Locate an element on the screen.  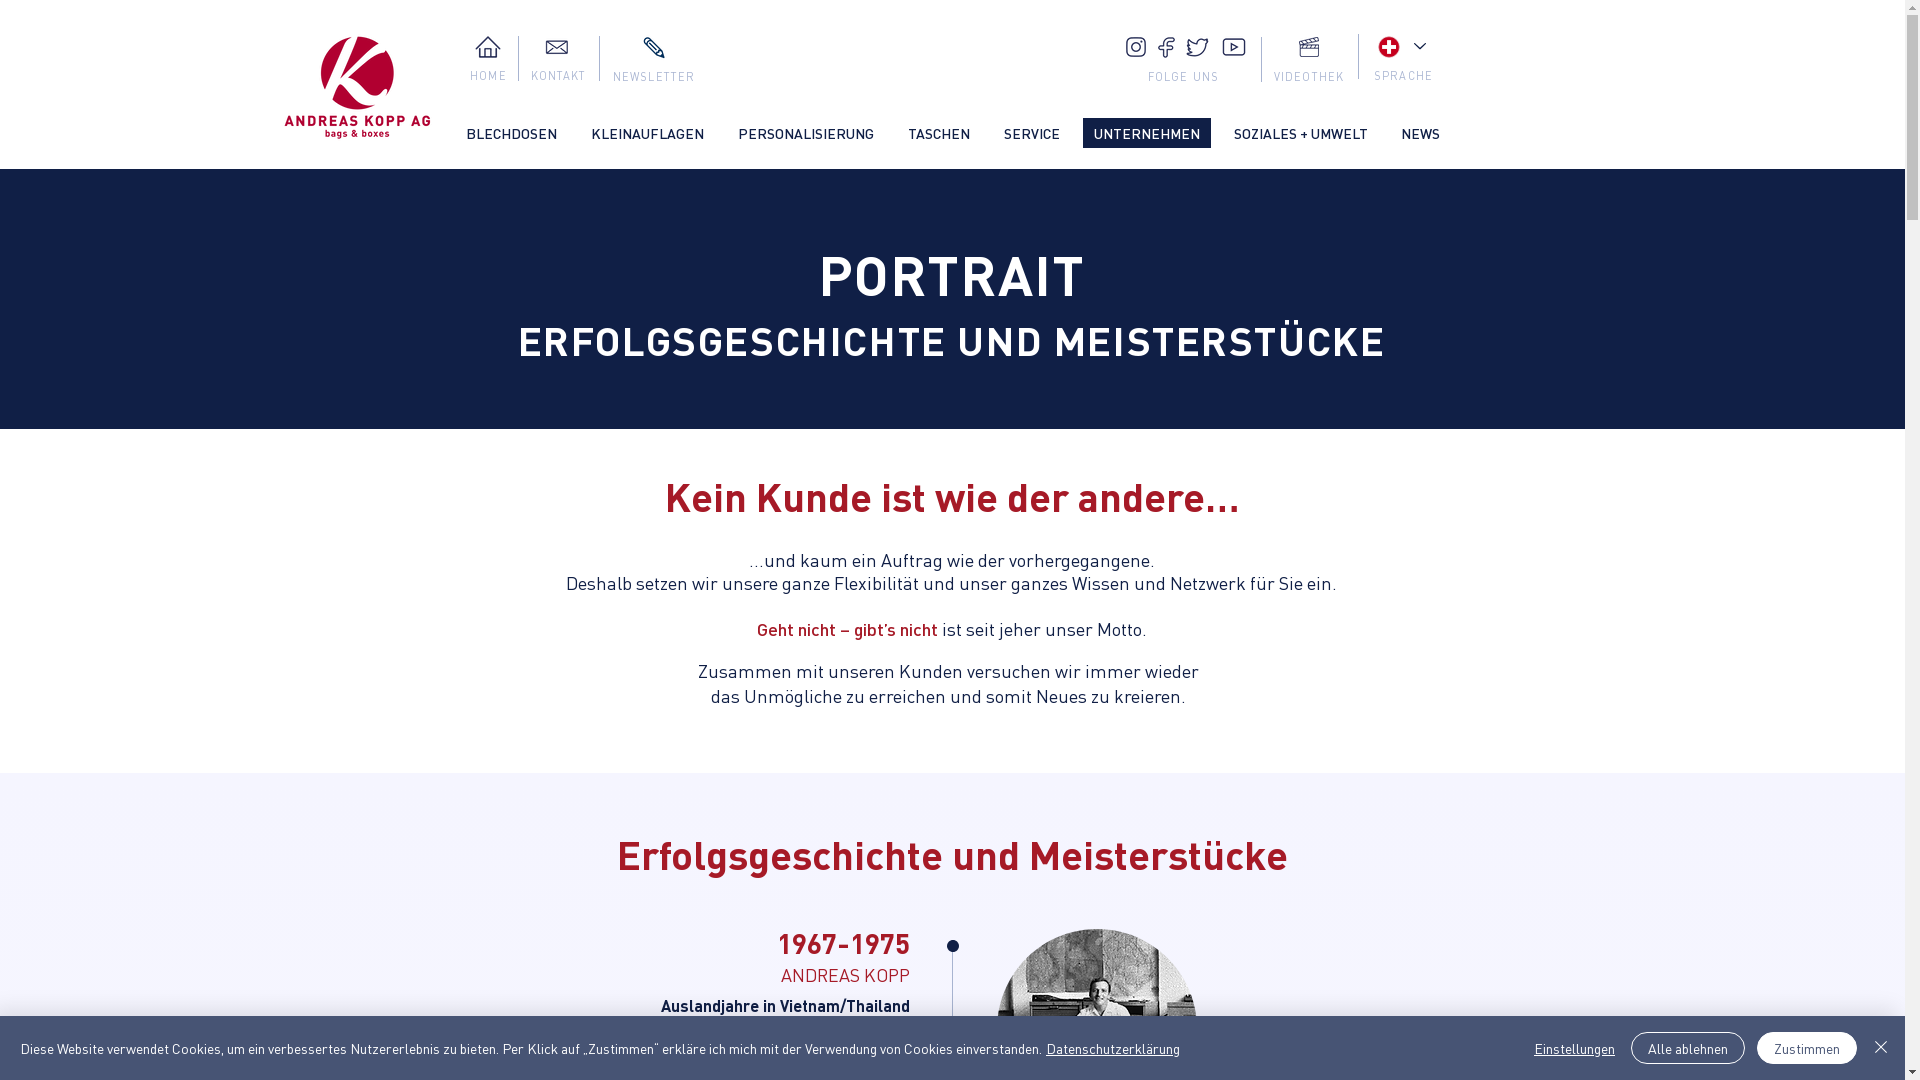
'Alle ablehnen' is located at coordinates (1687, 1047).